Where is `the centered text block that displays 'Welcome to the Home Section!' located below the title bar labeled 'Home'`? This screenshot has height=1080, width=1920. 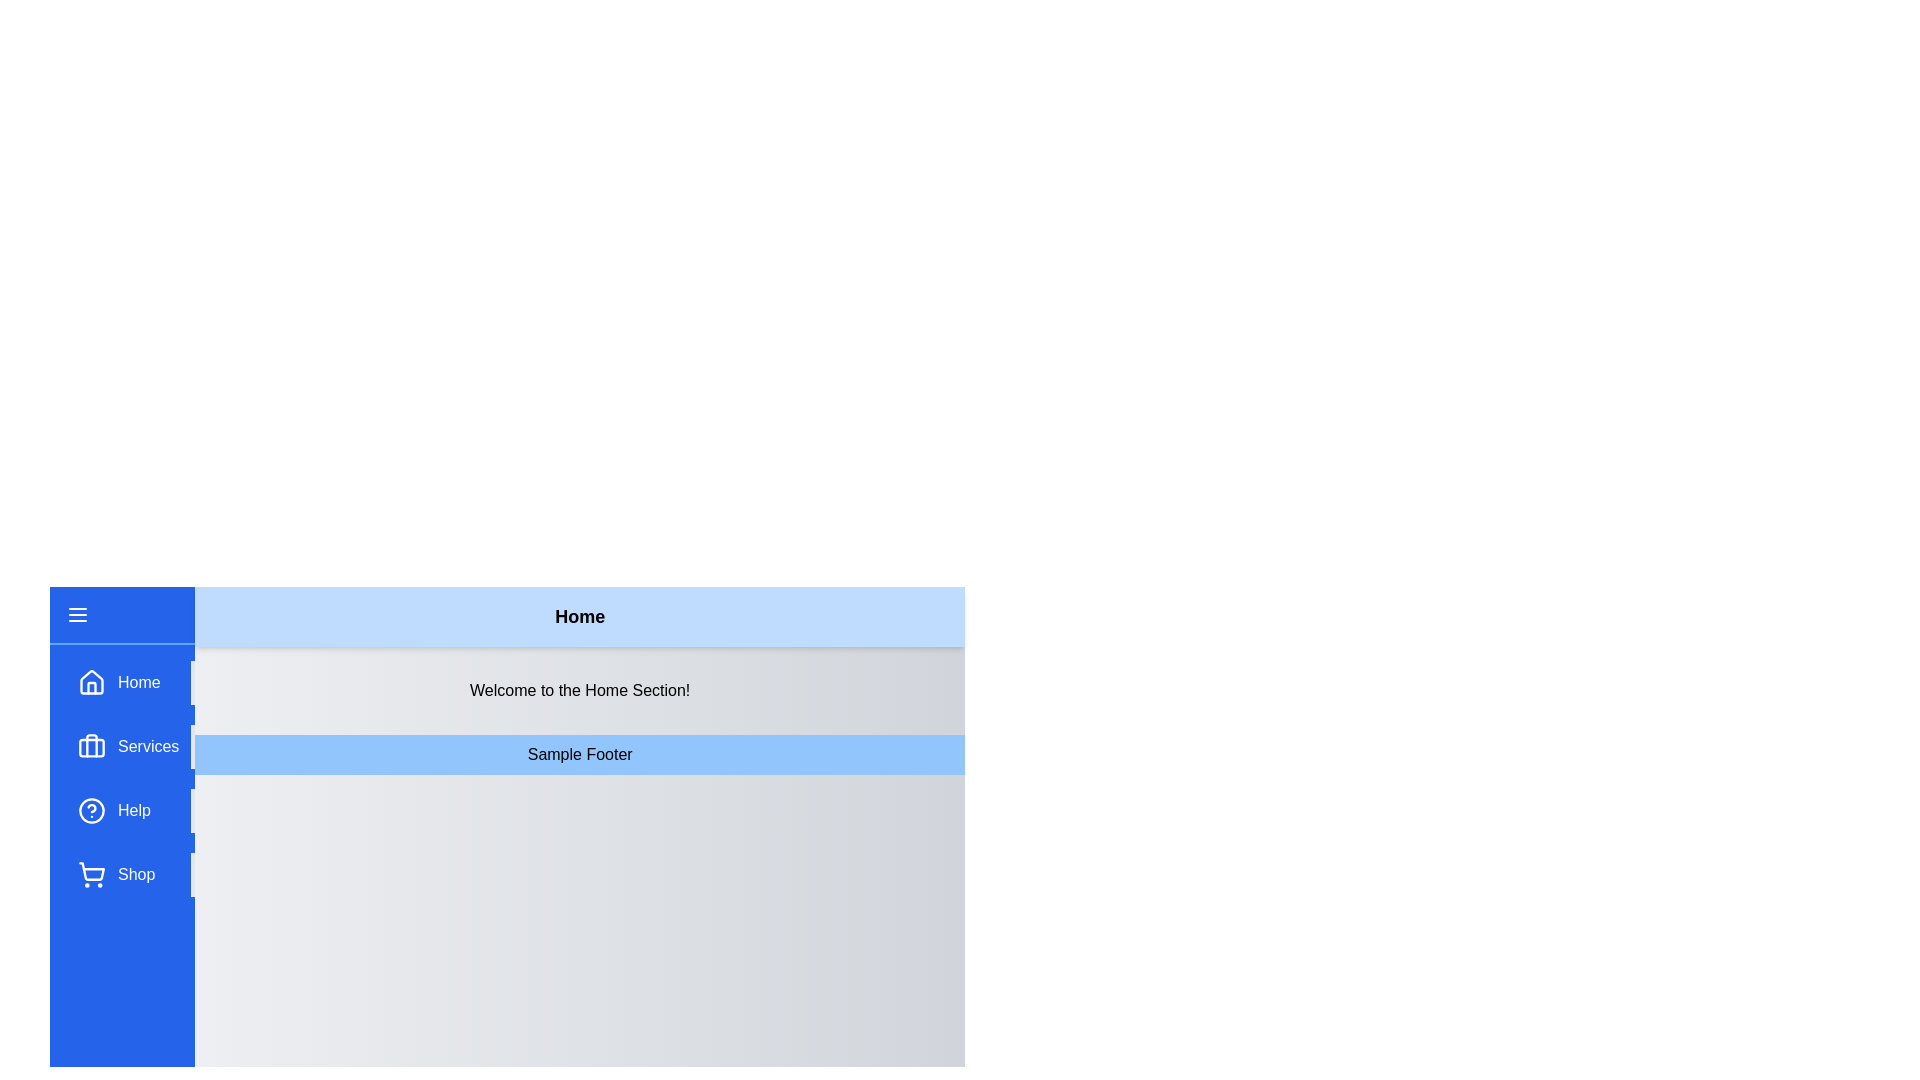
the centered text block that displays 'Welcome to the Home Section!' located below the title bar labeled 'Home' is located at coordinates (579, 689).